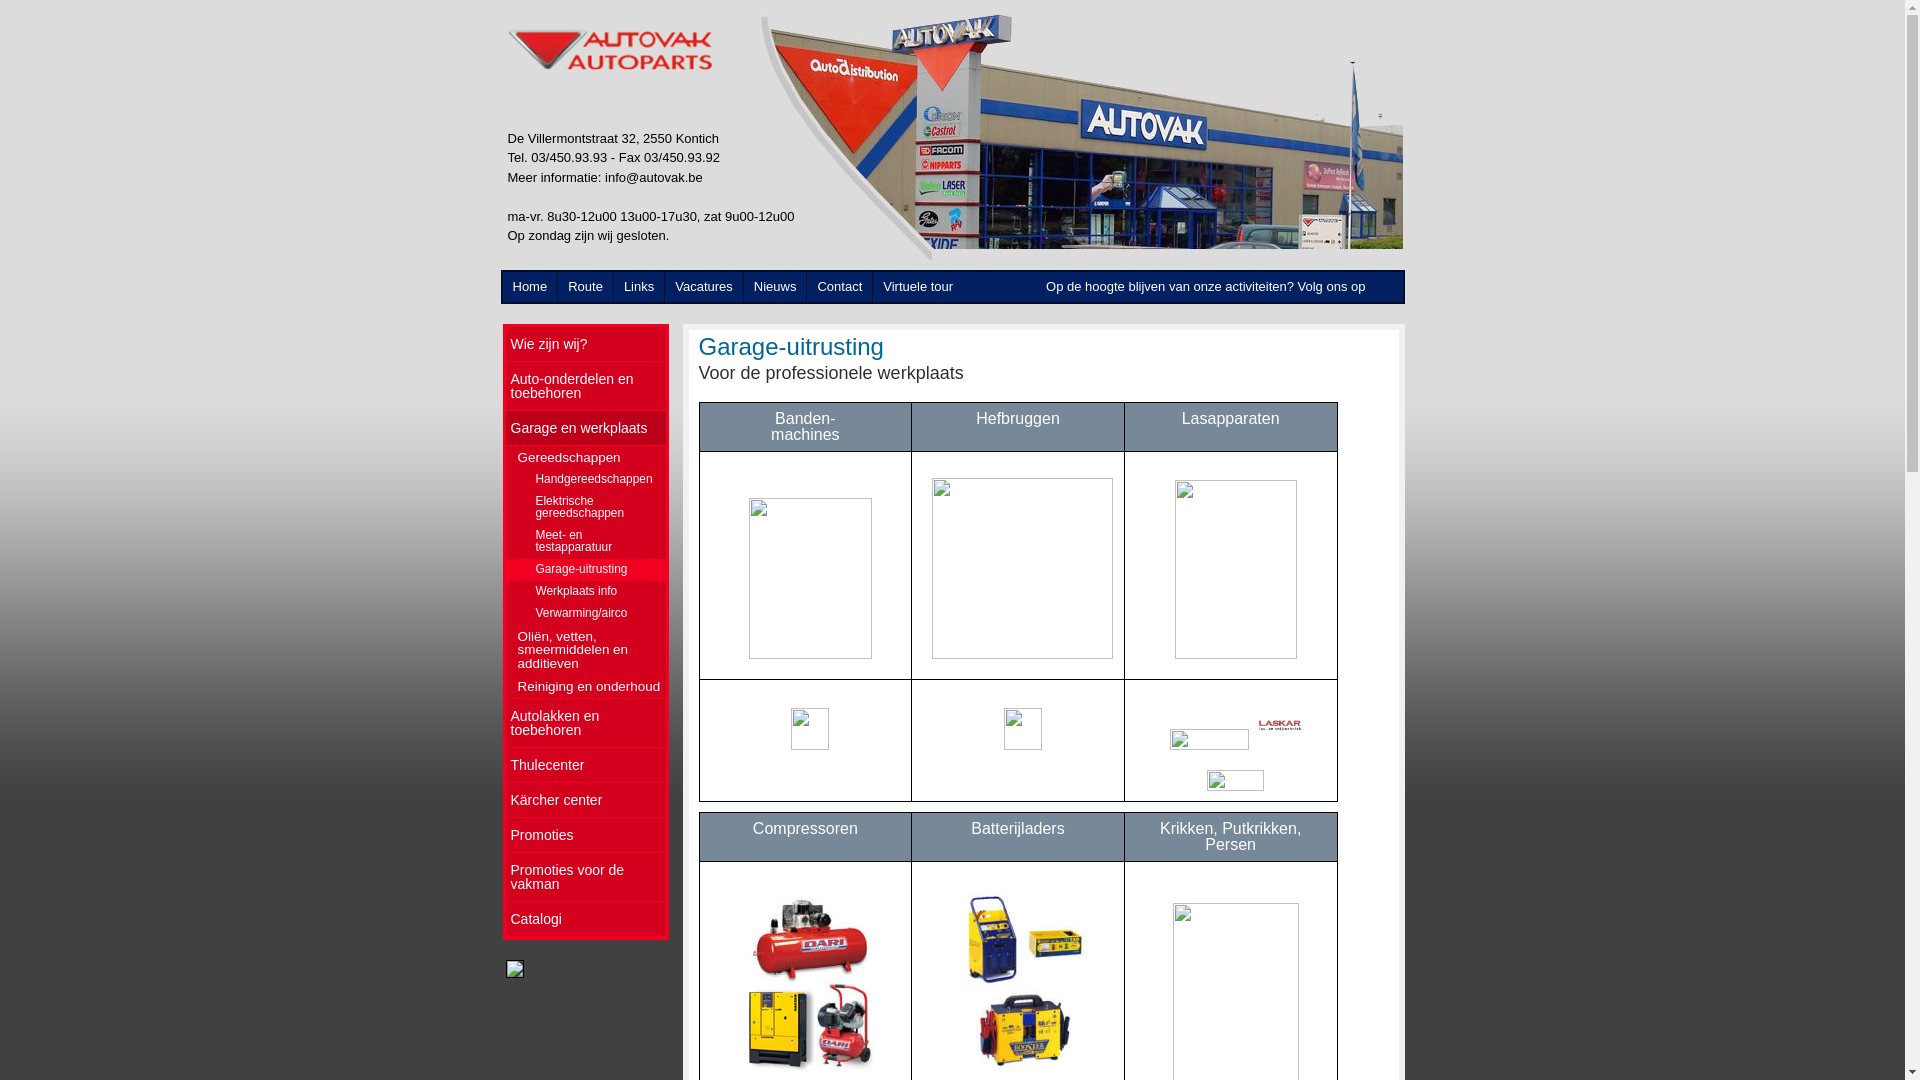 The height and width of the screenshot is (1080, 1920). Describe the element at coordinates (584, 542) in the screenshot. I see `'Meet- en testapparatuur'` at that location.